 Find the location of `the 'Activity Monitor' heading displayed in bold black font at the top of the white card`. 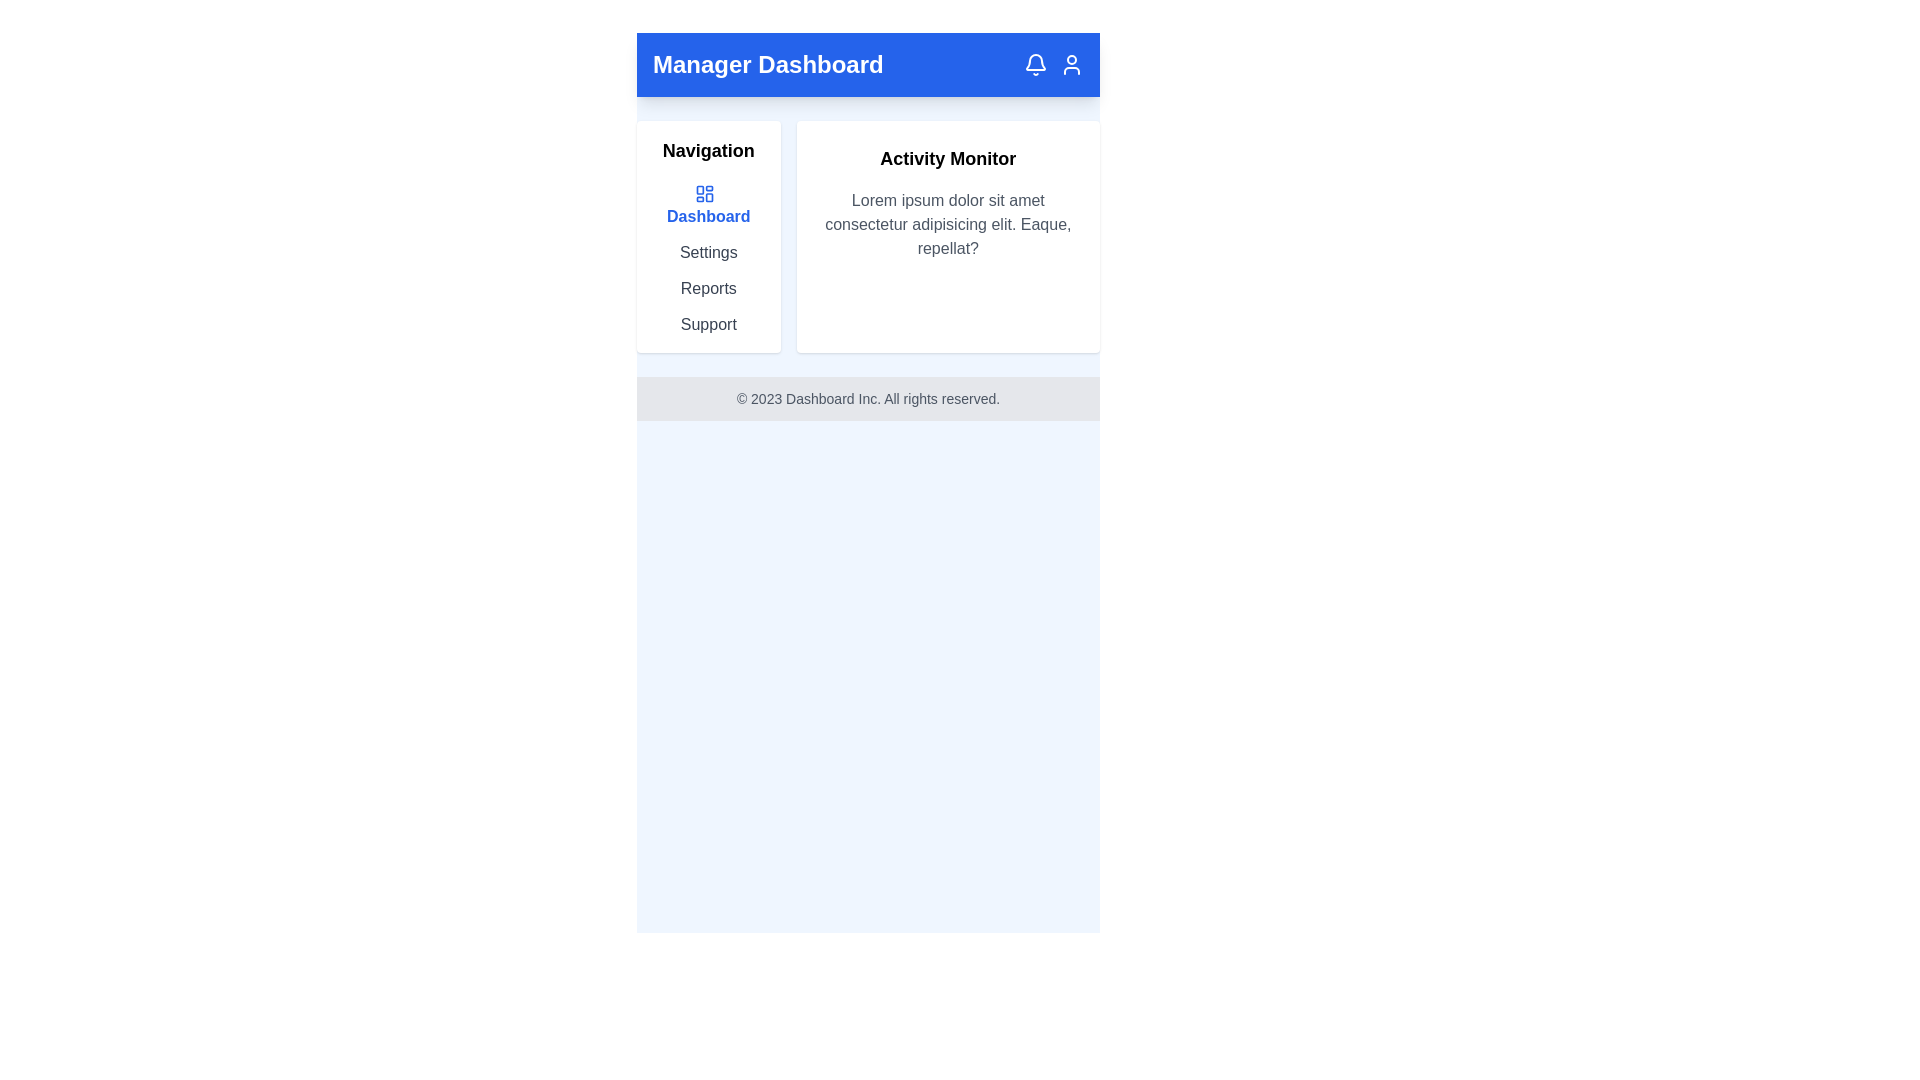

the 'Activity Monitor' heading displayed in bold black font at the top of the white card is located at coordinates (947, 157).